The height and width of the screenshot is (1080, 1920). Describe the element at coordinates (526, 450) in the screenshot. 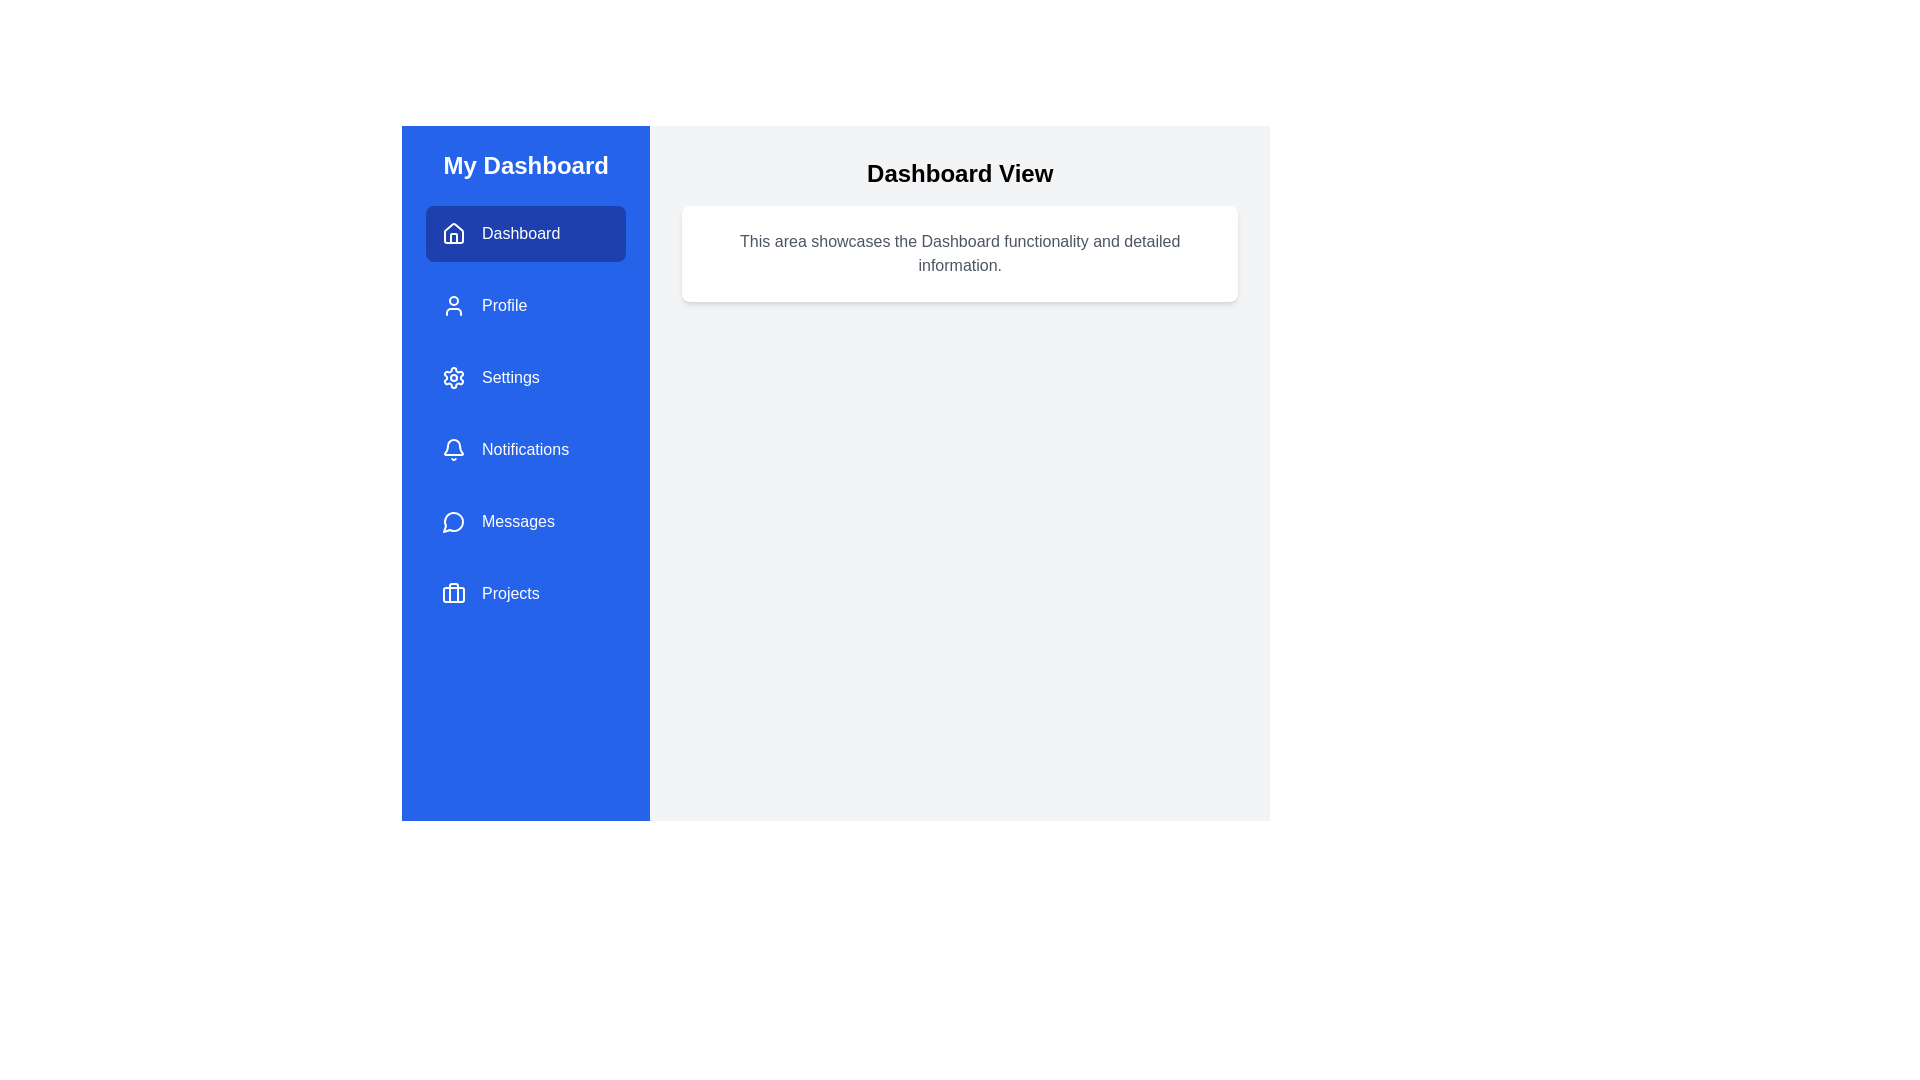

I see `the menu item Notifications` at that location.